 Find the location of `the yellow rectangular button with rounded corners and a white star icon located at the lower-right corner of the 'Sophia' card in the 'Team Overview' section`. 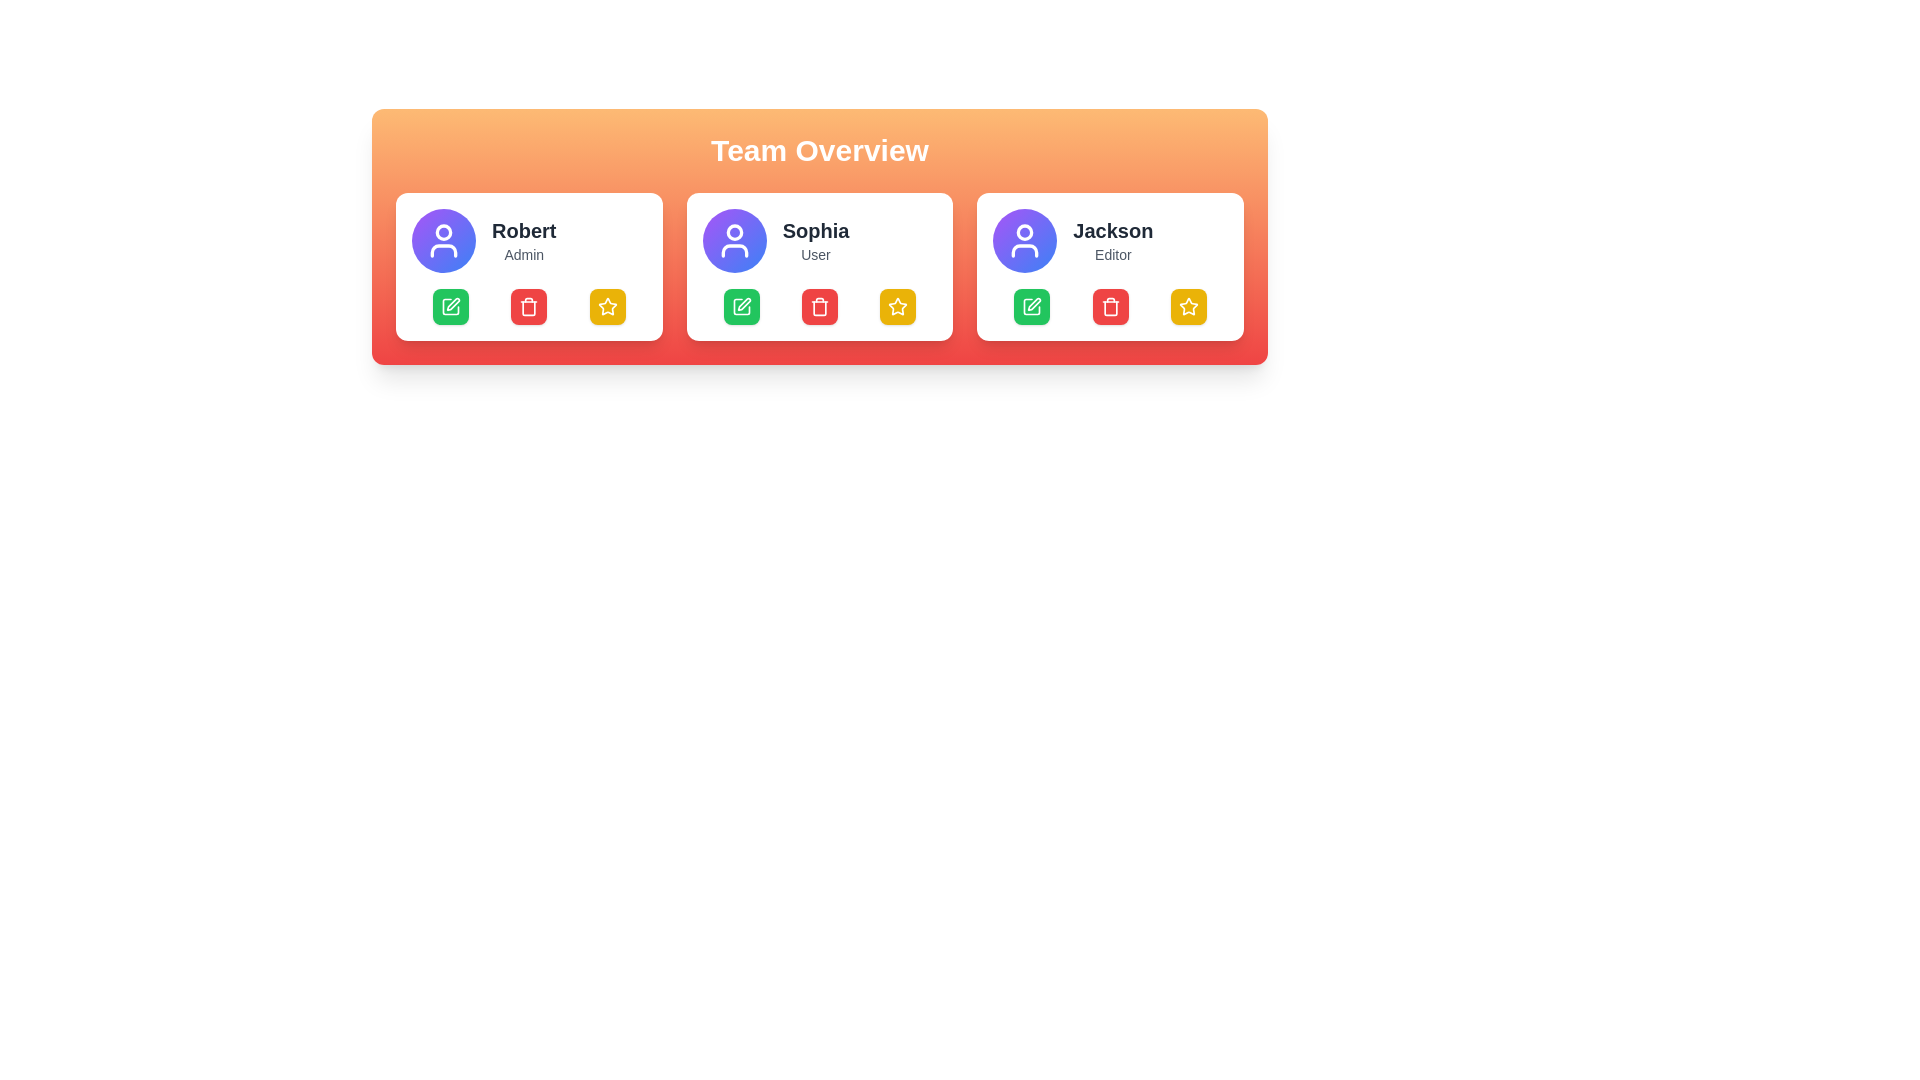

the yellow rectangular button with rounded corners and a white star icon located at the lower-right corner of the 'Sophia' card in the 'Team Overview' section is located at coordinates (897, 307).